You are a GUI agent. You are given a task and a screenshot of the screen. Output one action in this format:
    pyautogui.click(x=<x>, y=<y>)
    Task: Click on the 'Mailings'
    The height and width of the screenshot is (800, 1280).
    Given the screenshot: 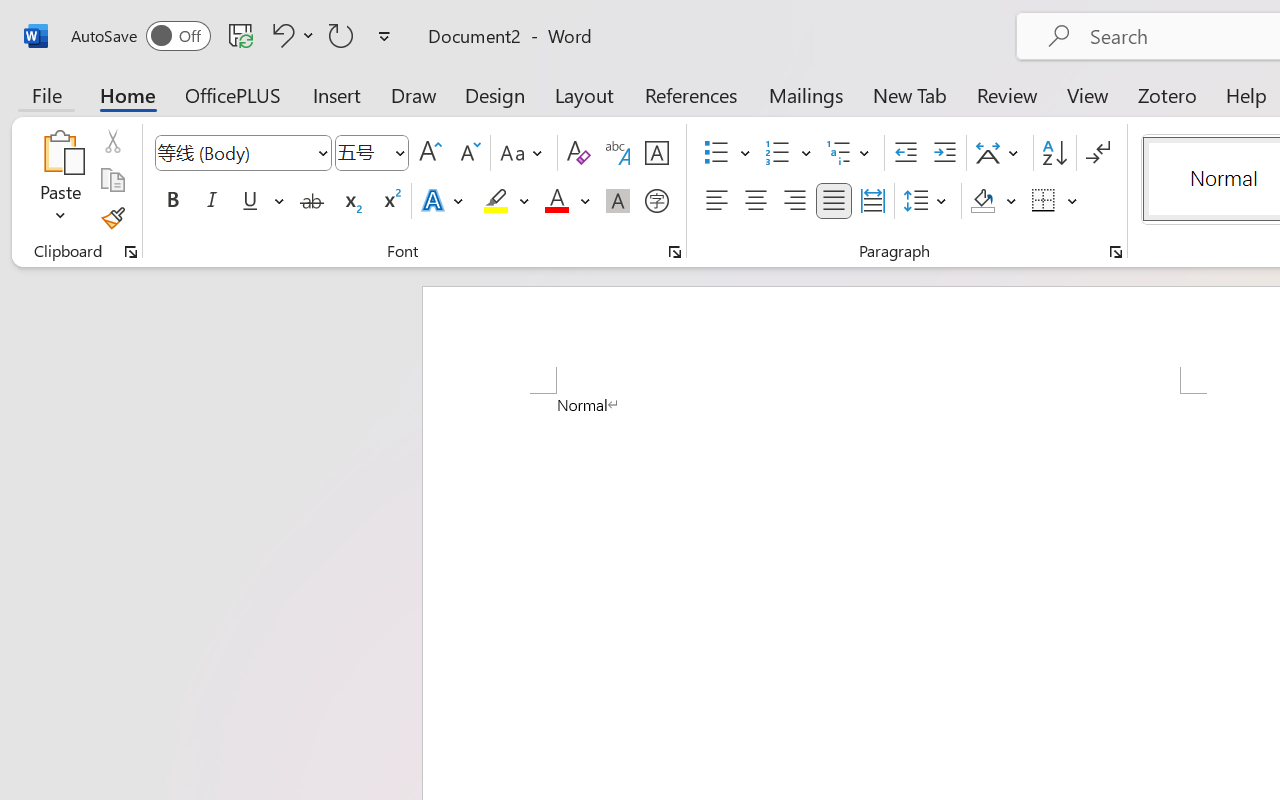 What is the action you would take?
    pyautogui.click(x=806, y=94)
    